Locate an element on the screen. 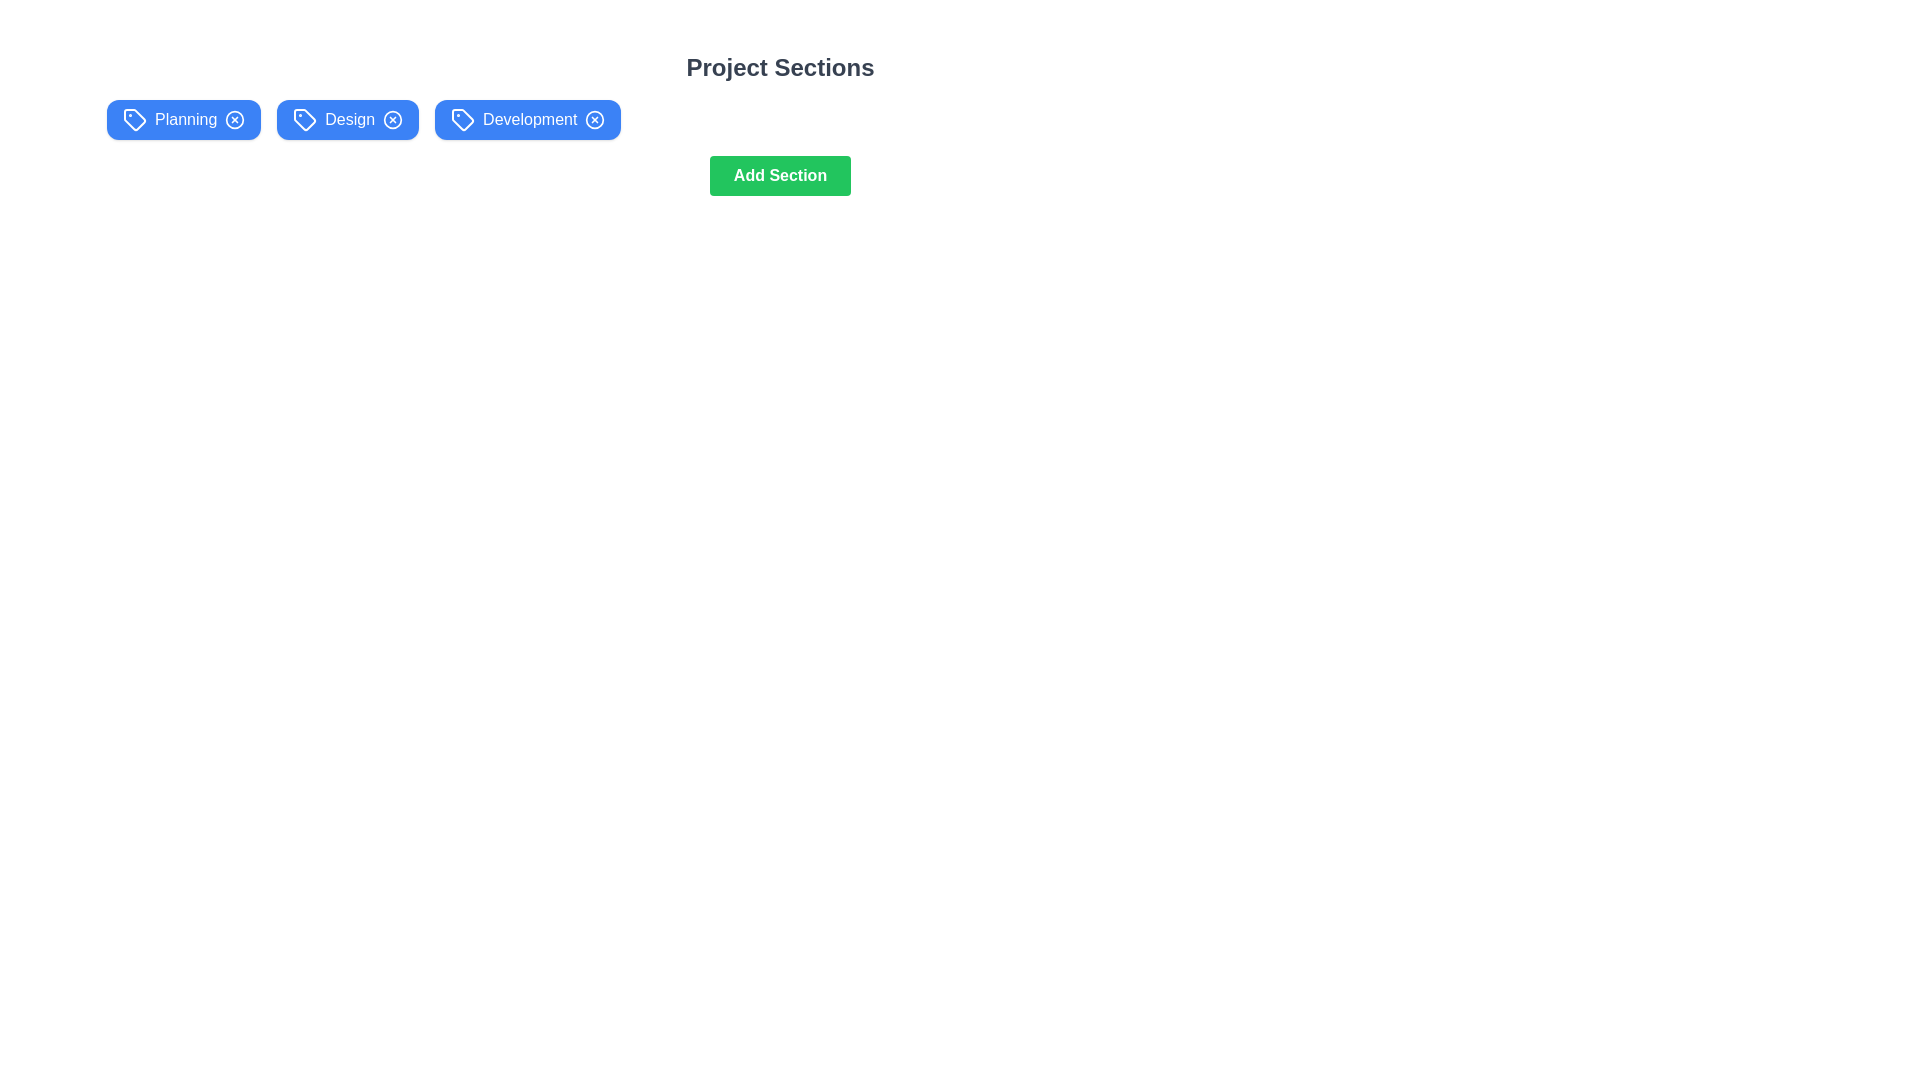 This screenshot has width=1920, height=1080. remove button (X) on the section chip labeled Planning is located at coordinates (235, 119).